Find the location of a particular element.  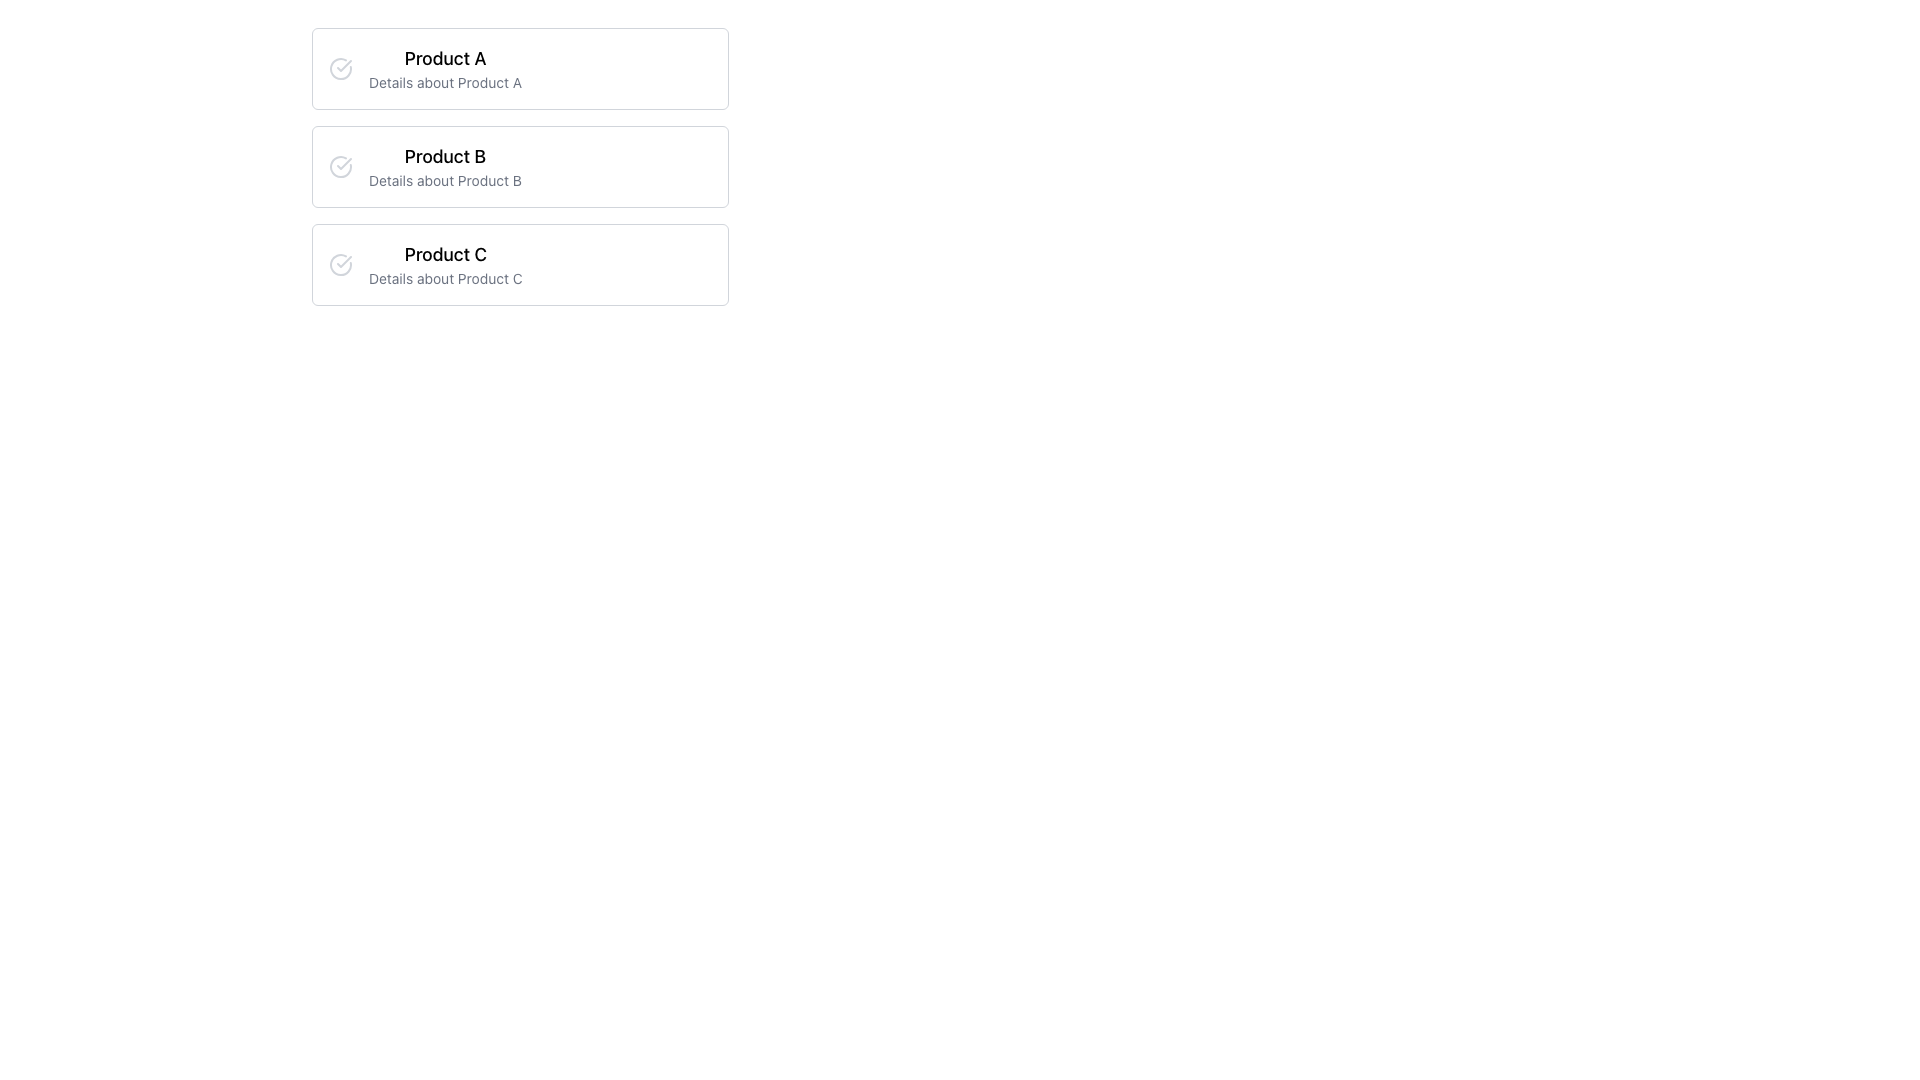

the circular checkmark icon indicating selection for 'Product A', which is located to the left of the 'Product A' text is located at coordinates (340, 68).